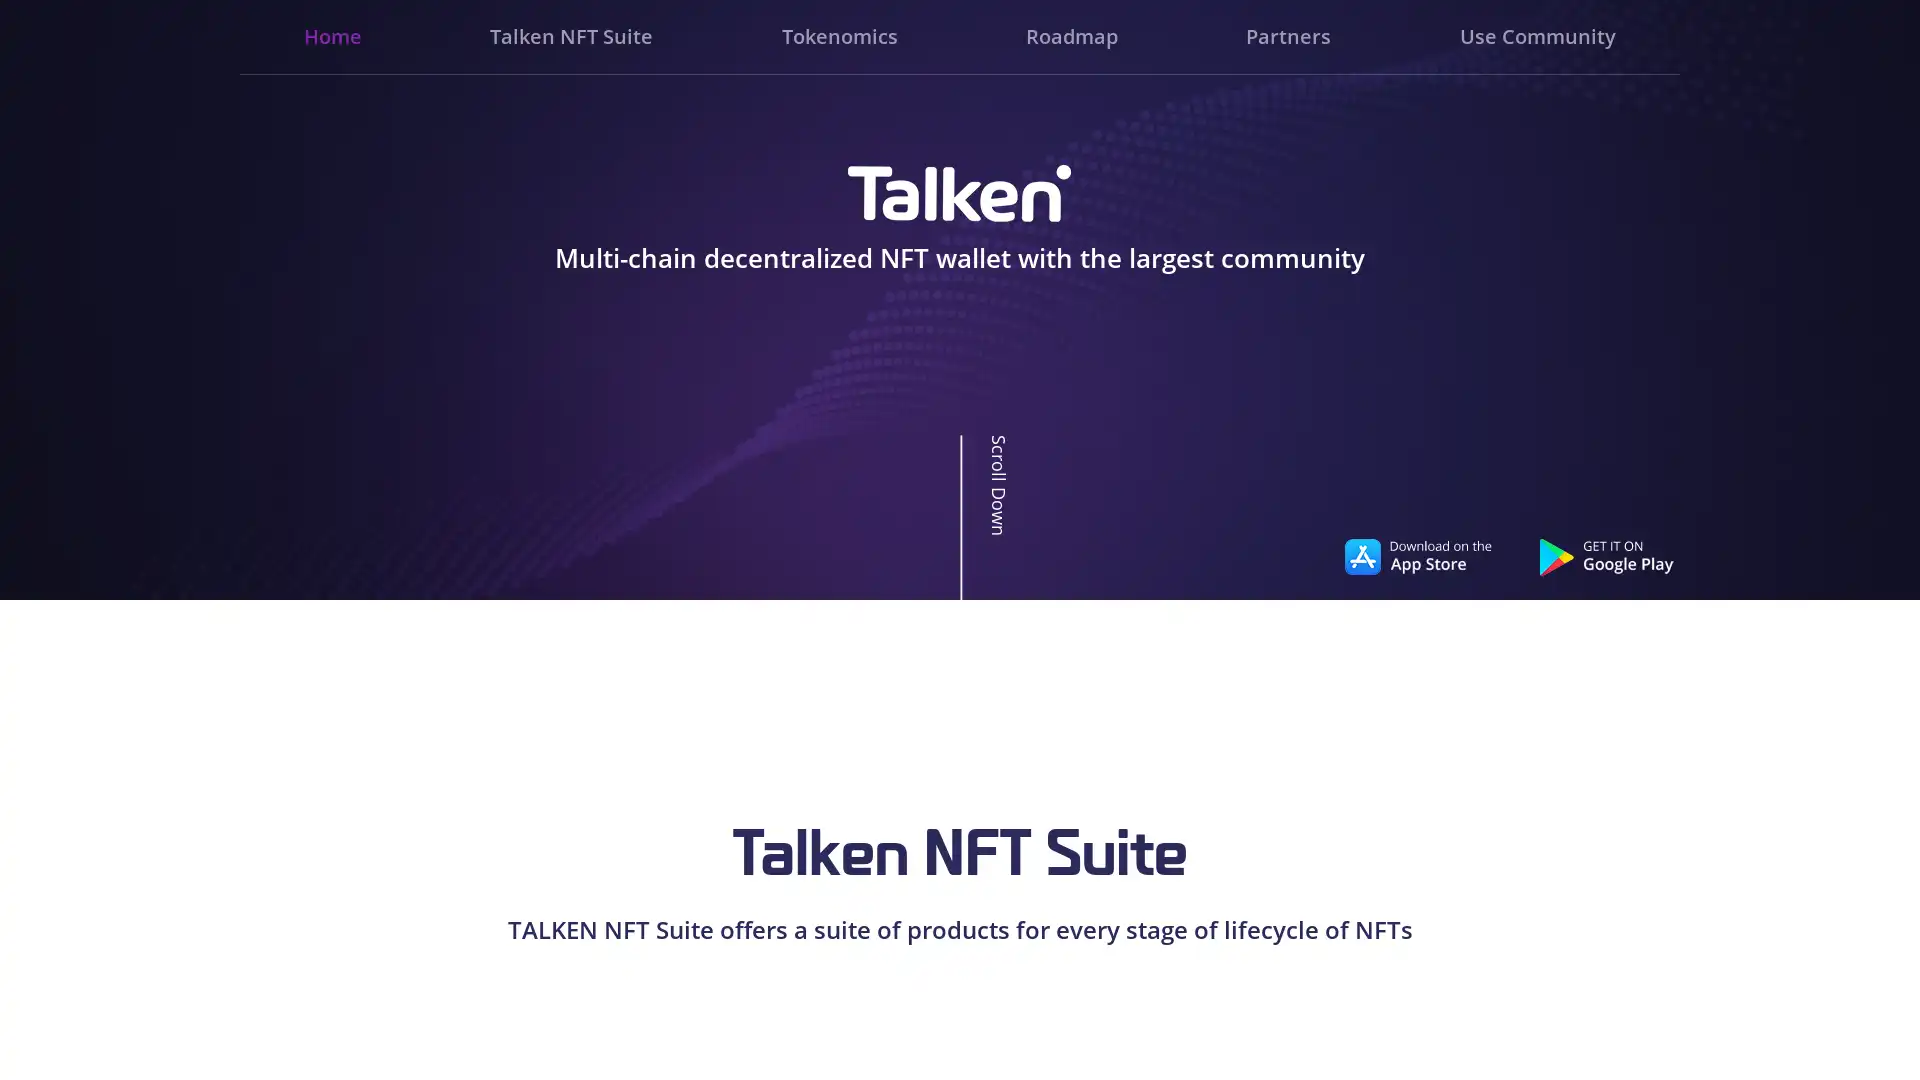 This screenshot has width=1920, height=1080. What do you see at coordinates (321, 848) in the screenshot?
I see `Go to slide 2` at bounding box center [321, 848].